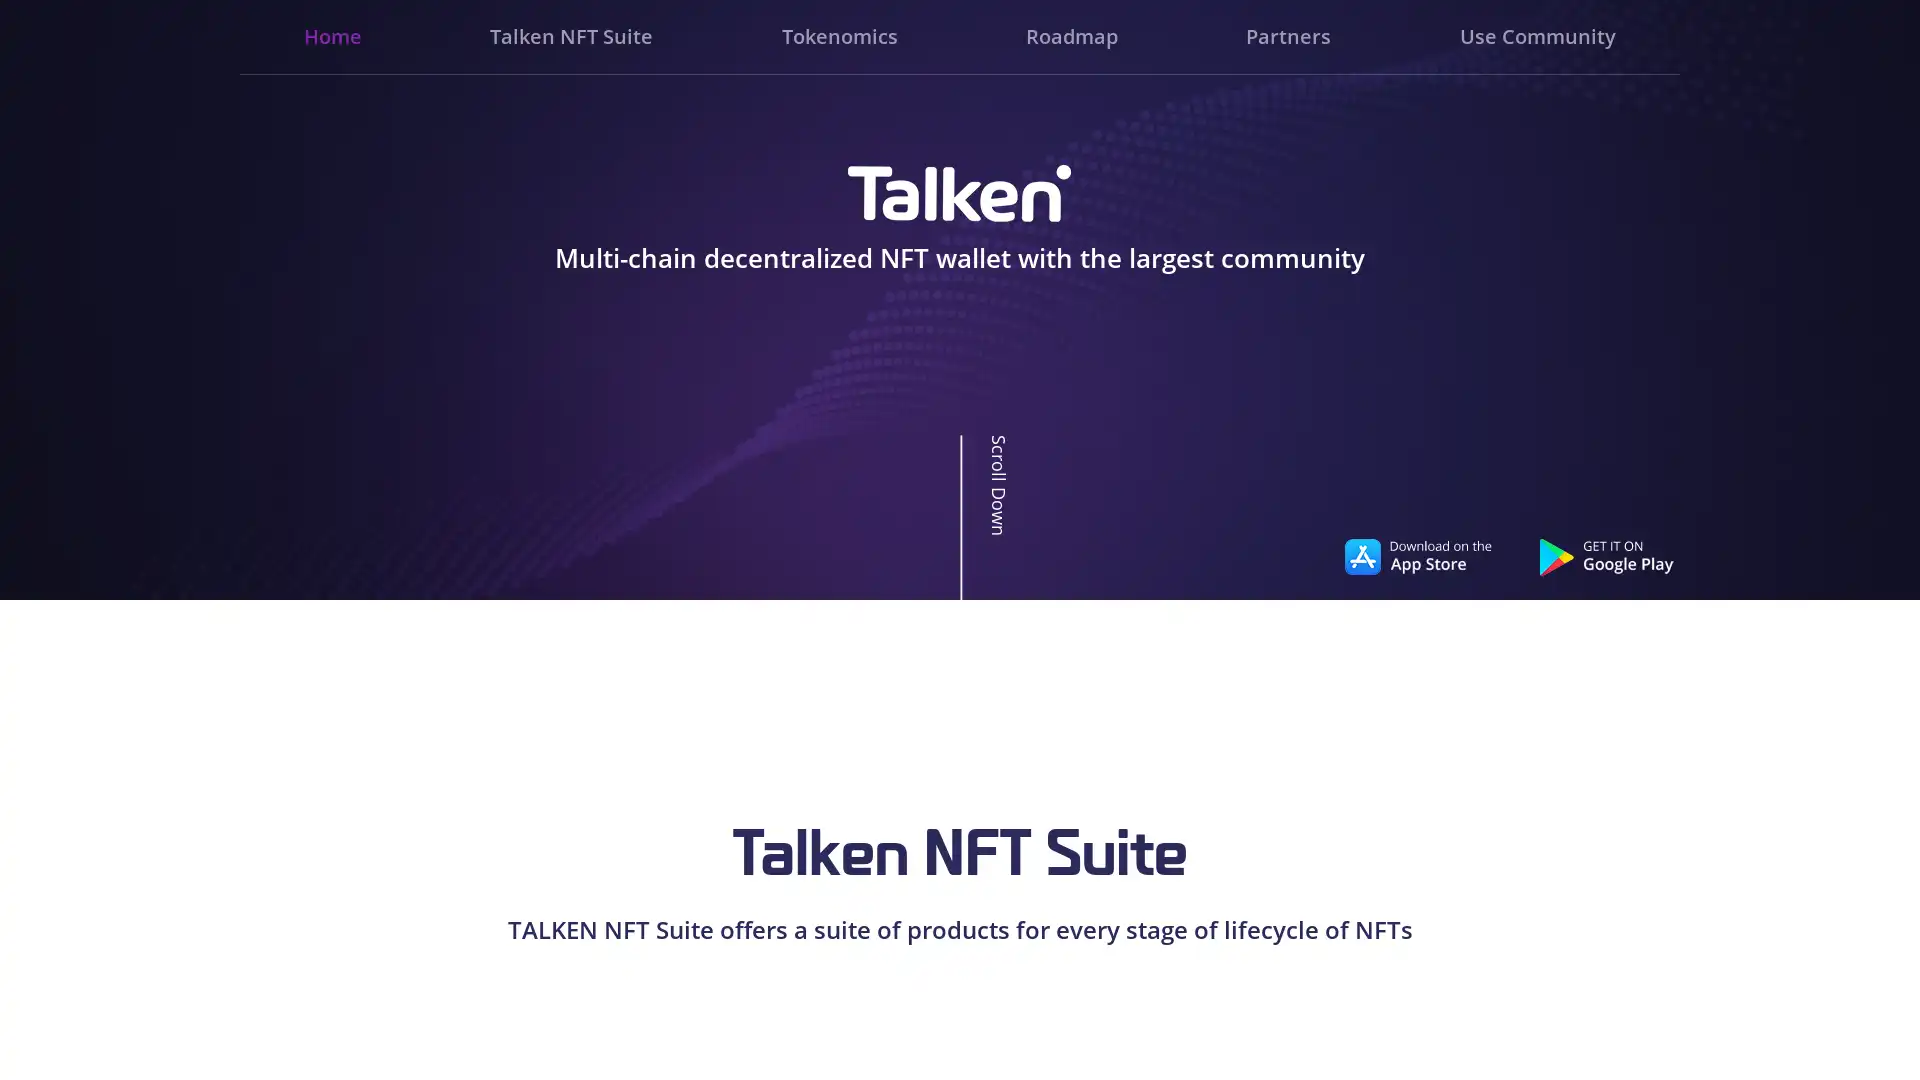 This screenshot has width=1920, height=1080. What do you see at coordinates (321, 848) in the screenshot?
I see `Go to slide 2` at bounding box center [321, 848].